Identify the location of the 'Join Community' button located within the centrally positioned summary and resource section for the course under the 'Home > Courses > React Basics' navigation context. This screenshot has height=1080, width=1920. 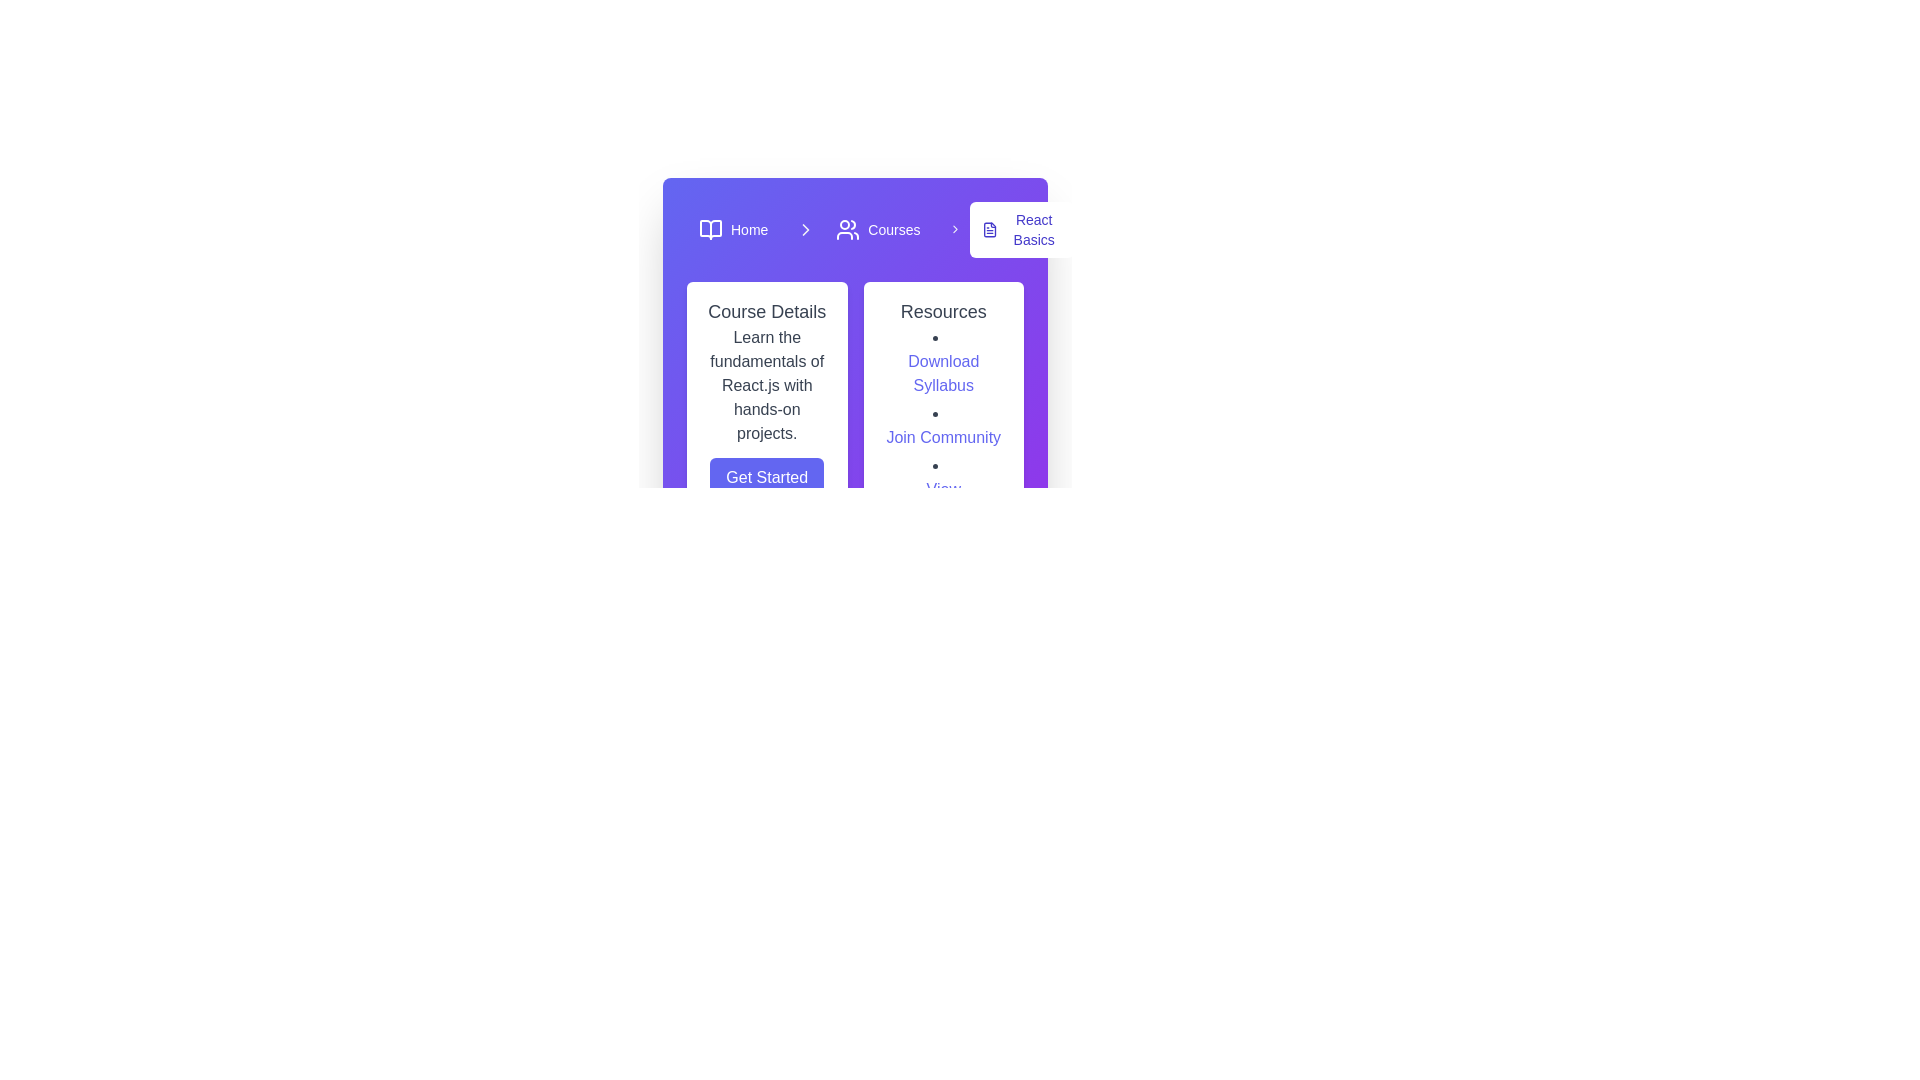
(855, 411).